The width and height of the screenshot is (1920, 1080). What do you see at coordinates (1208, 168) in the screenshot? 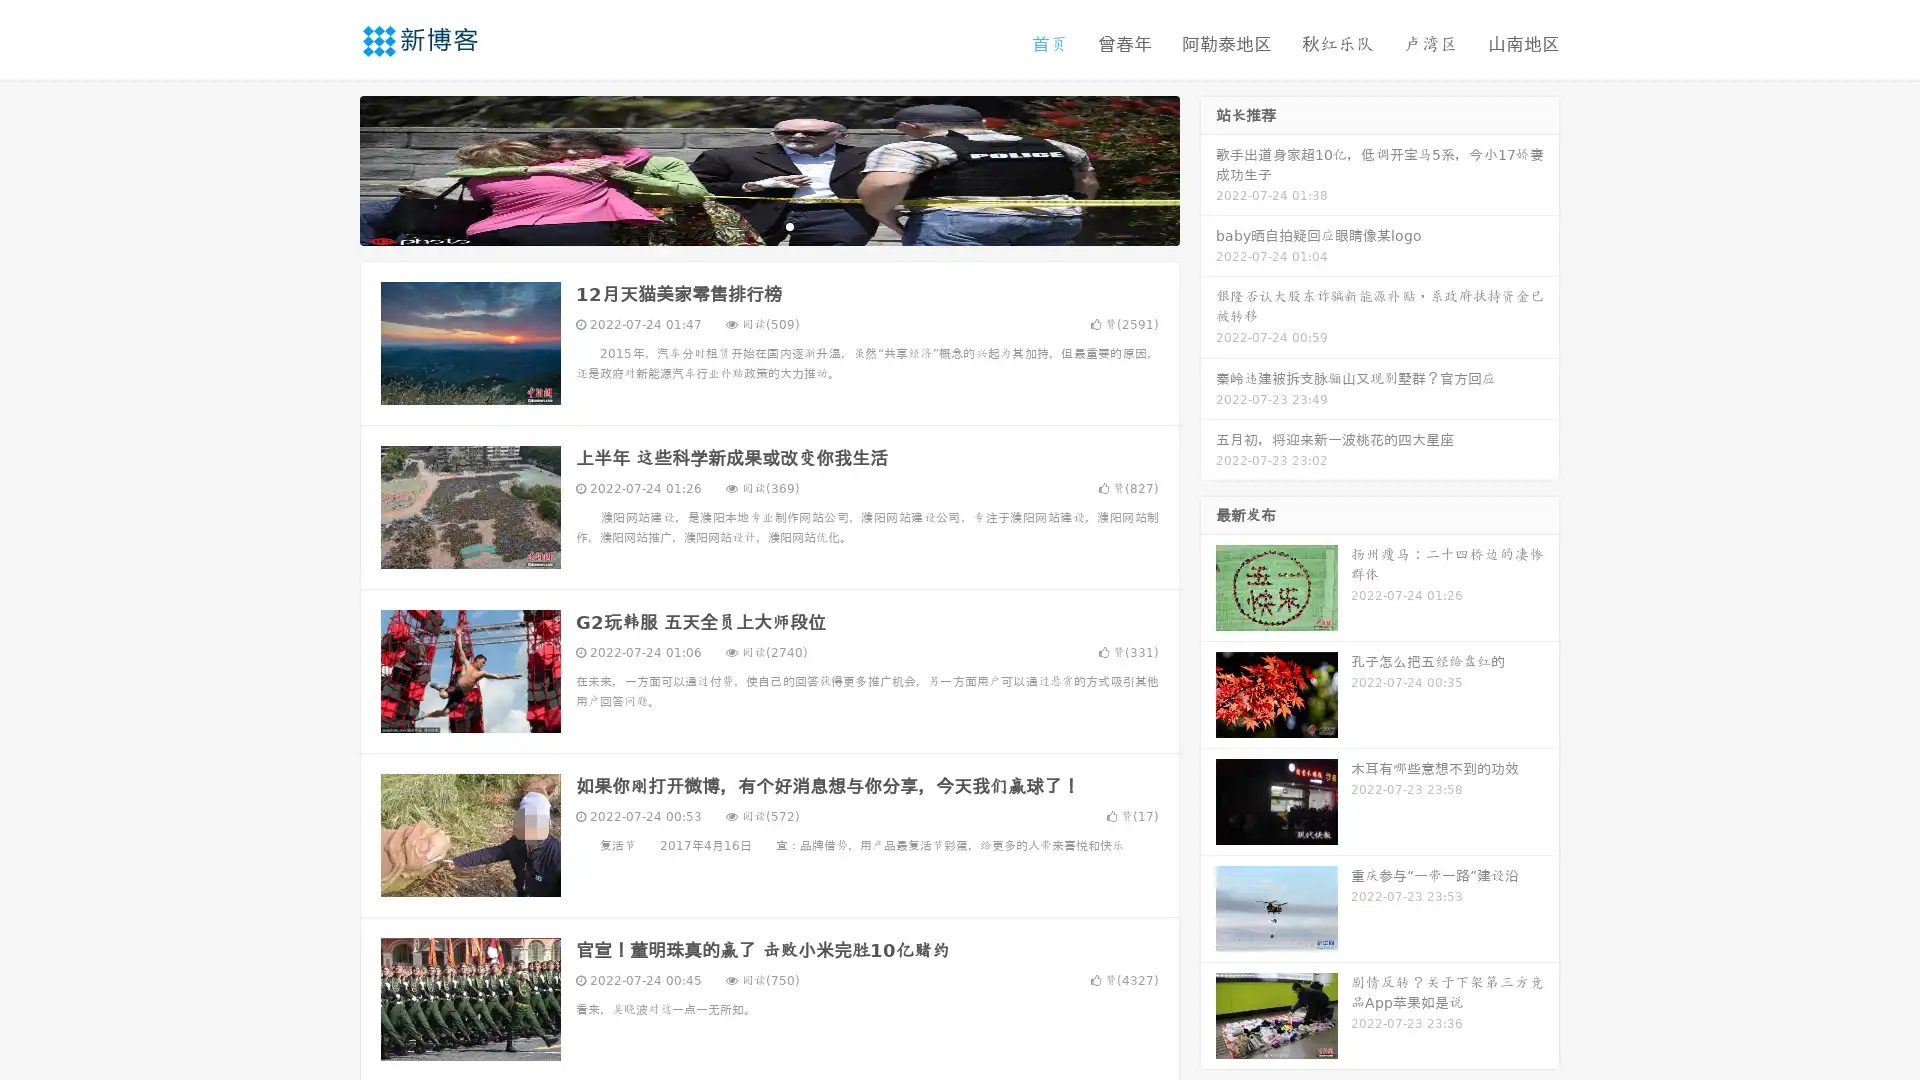
I see `Next slide` at bounding box center [1208, 168].